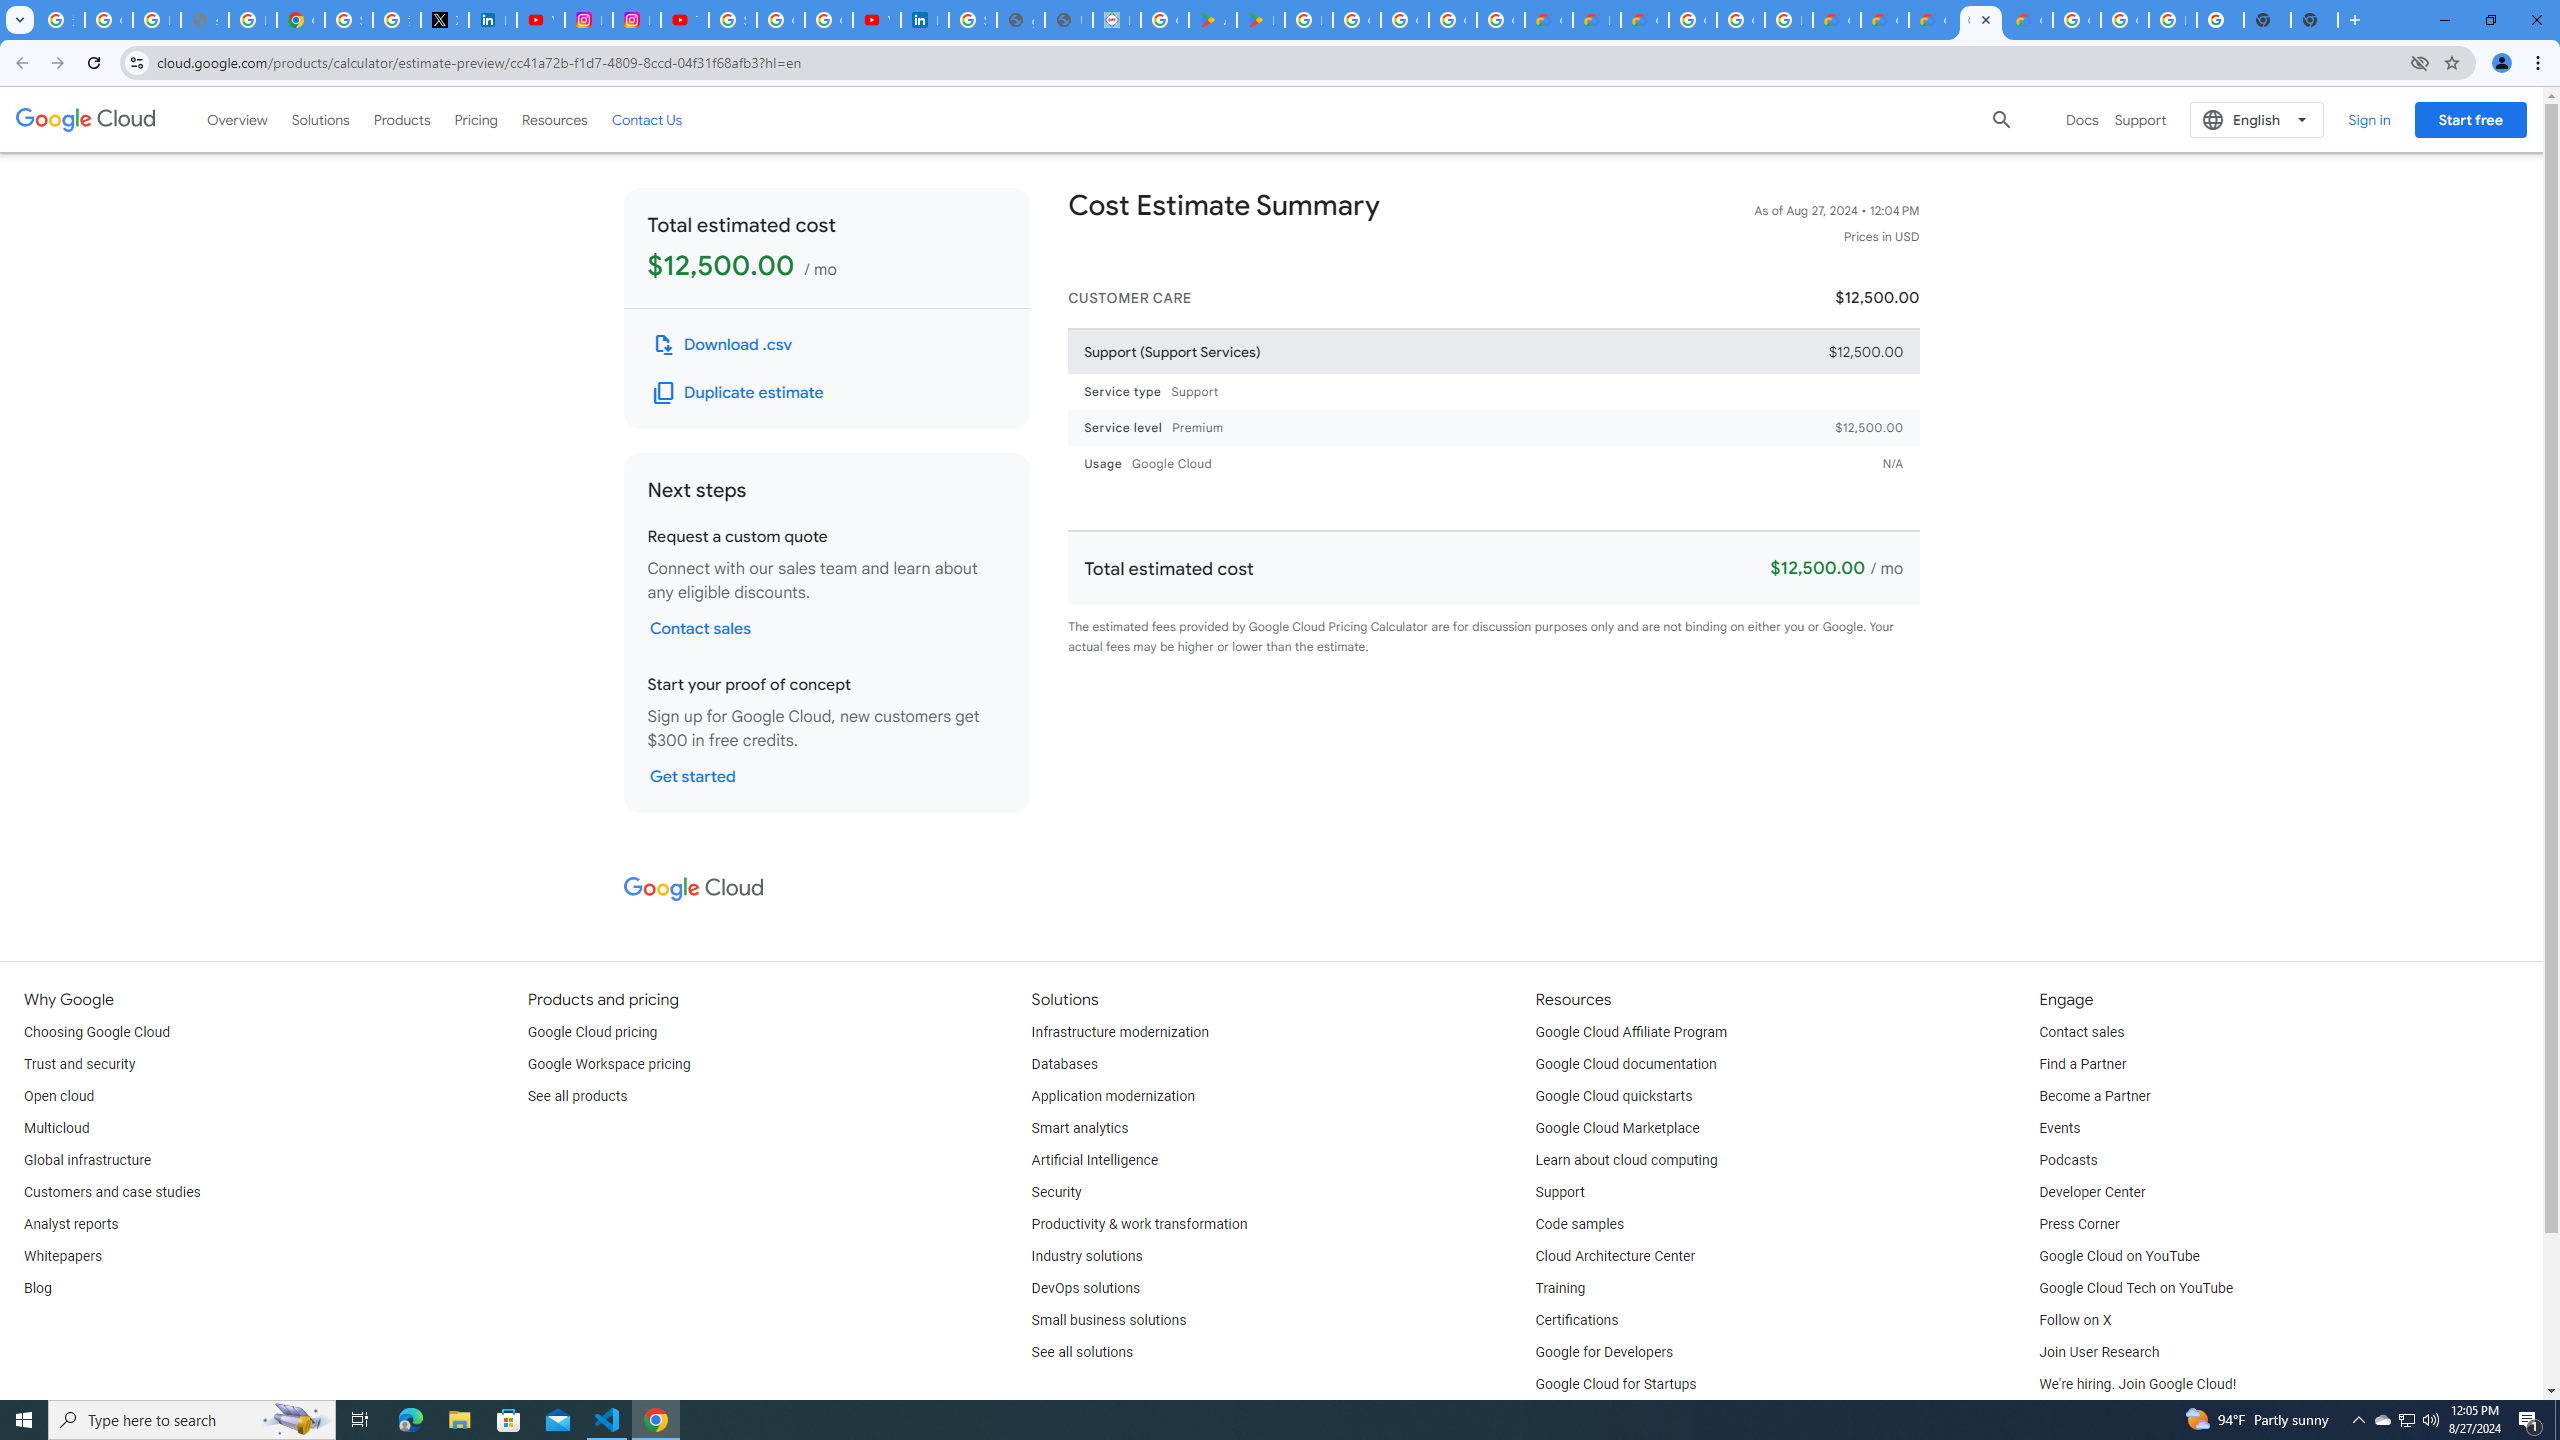  What do you see at coordinates (1617, 1127) in the screenshot?
I see `'Google Cloud Marketplace'` at bounding box center [1617, 1127].